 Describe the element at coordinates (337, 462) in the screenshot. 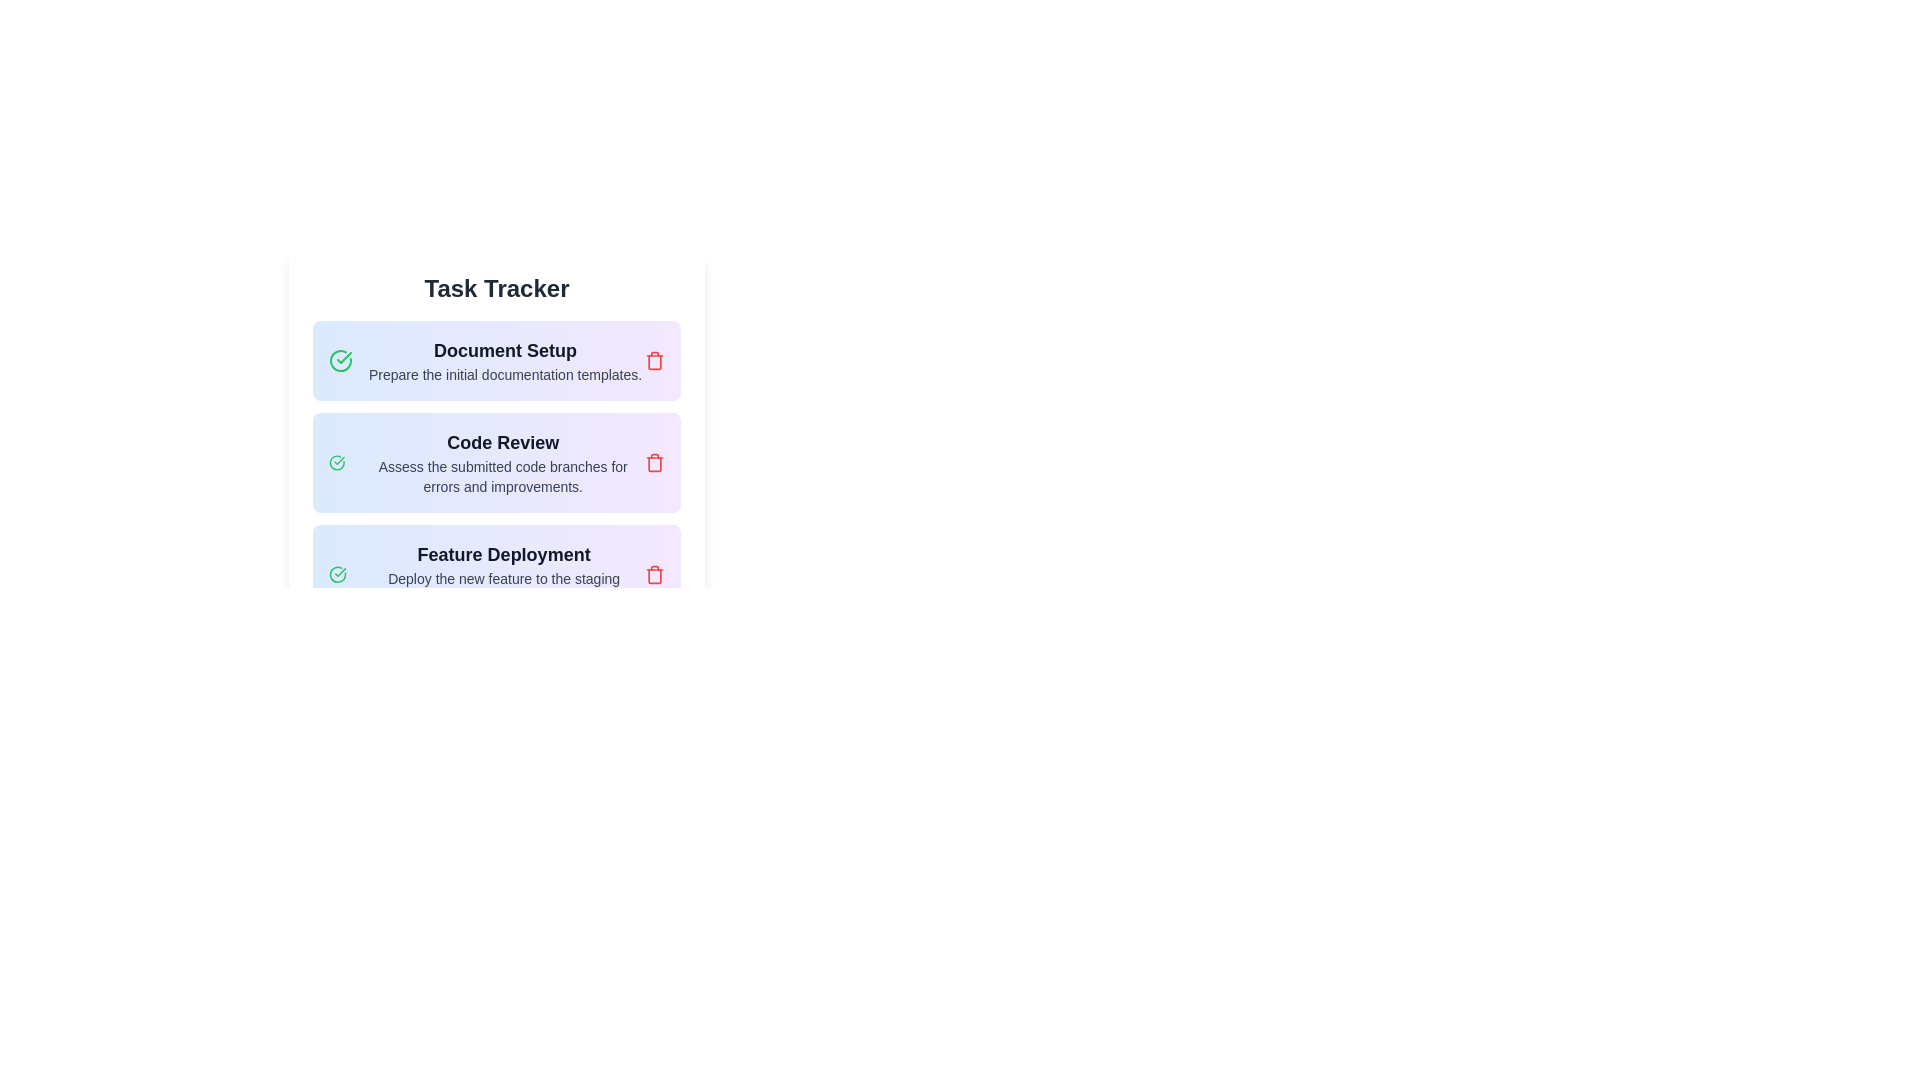

I see `the green checkmark icon within a circle located to the left of the 'Code Review' text in the 'Task Tracker' section` at that location.